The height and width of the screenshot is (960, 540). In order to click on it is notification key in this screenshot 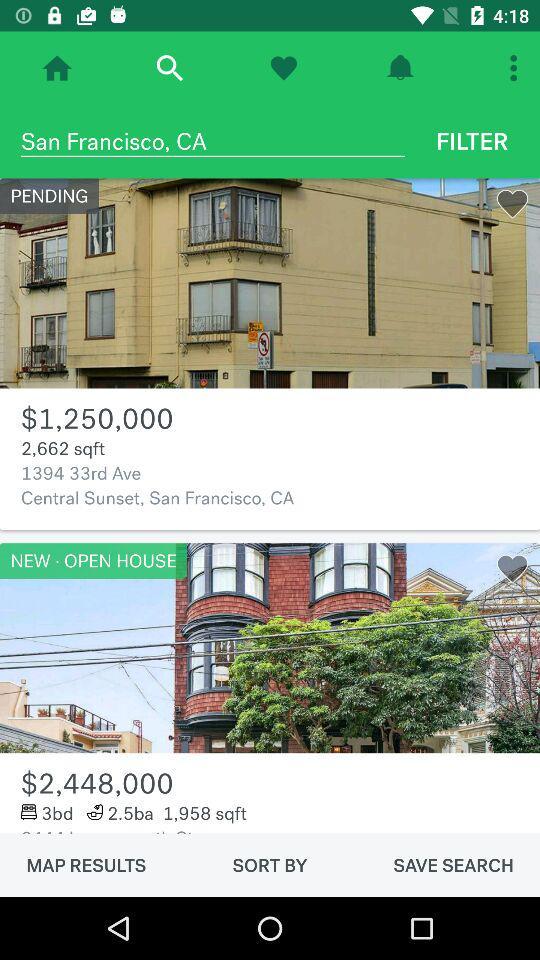, I will do `click(400, 68)`.